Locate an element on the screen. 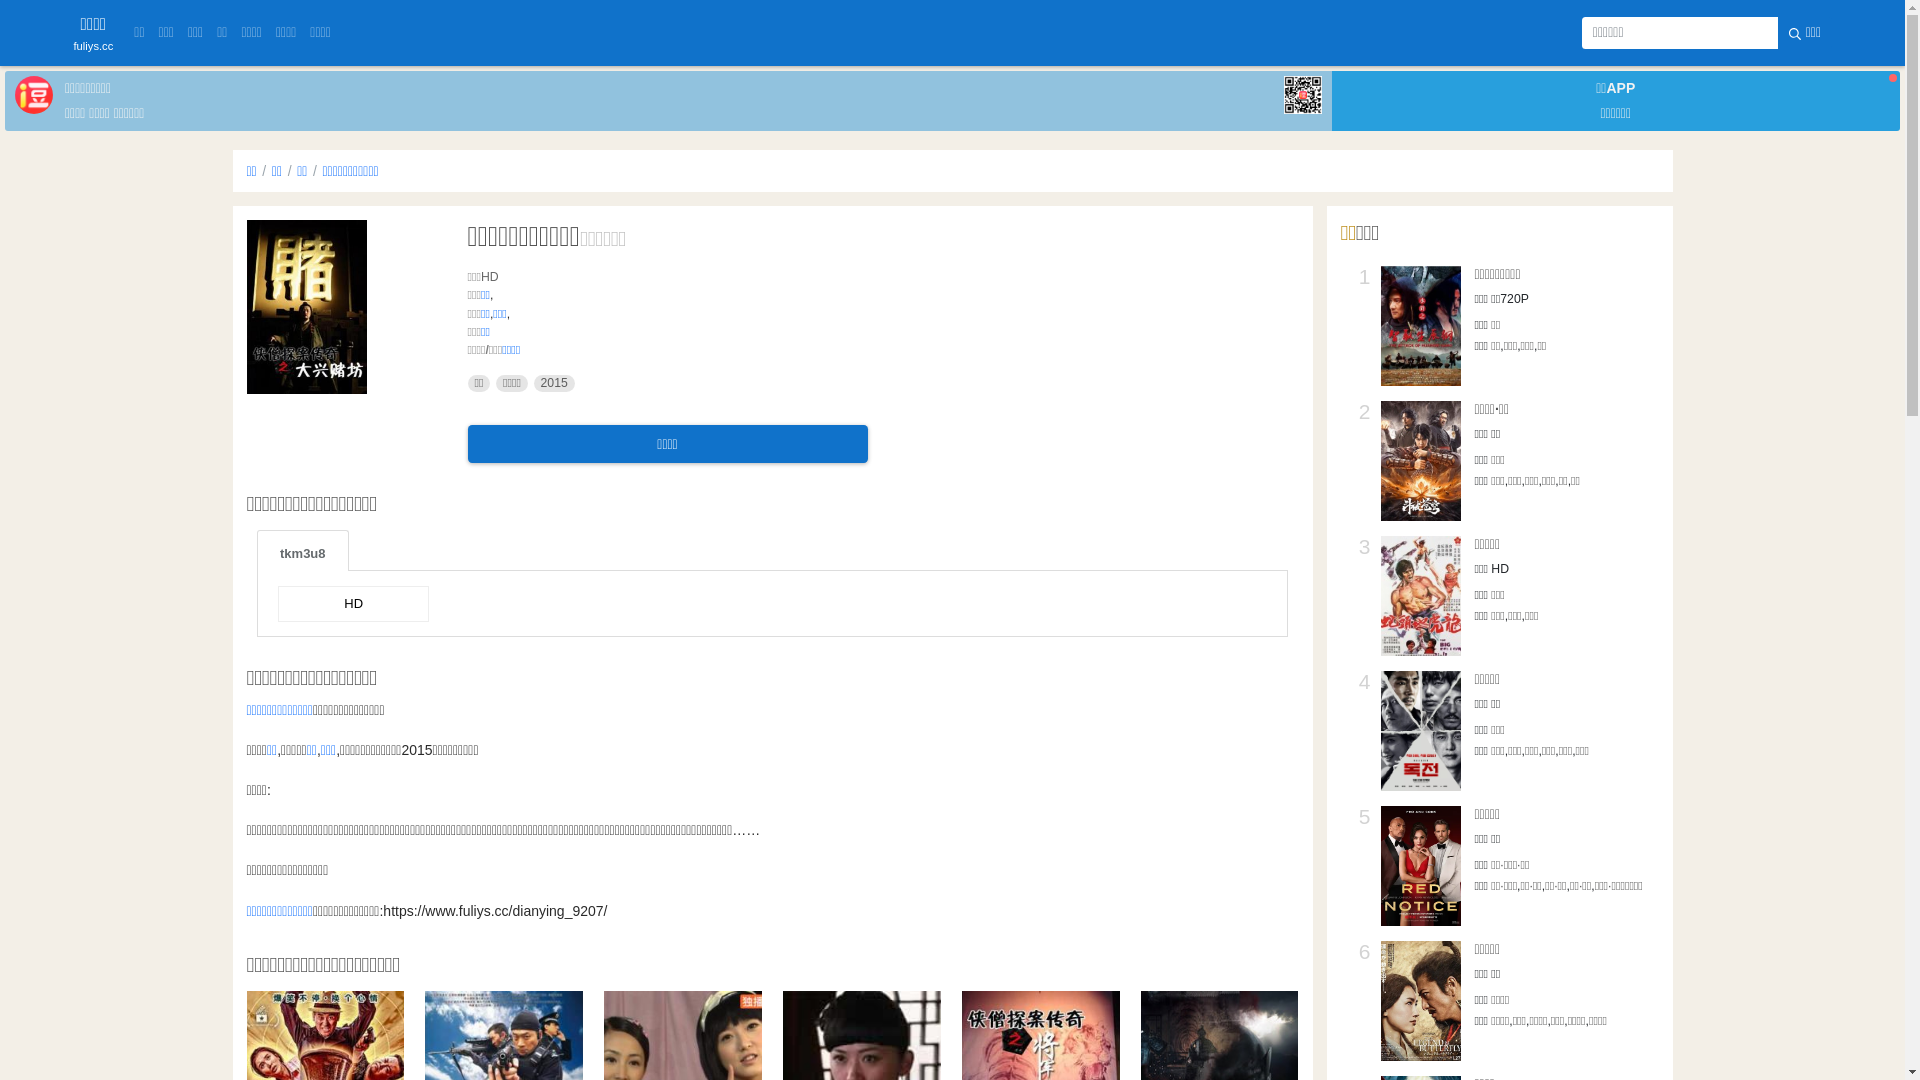 This screenshot has width=1920, height=1080. '2015' is located at coordinates (554, 383).